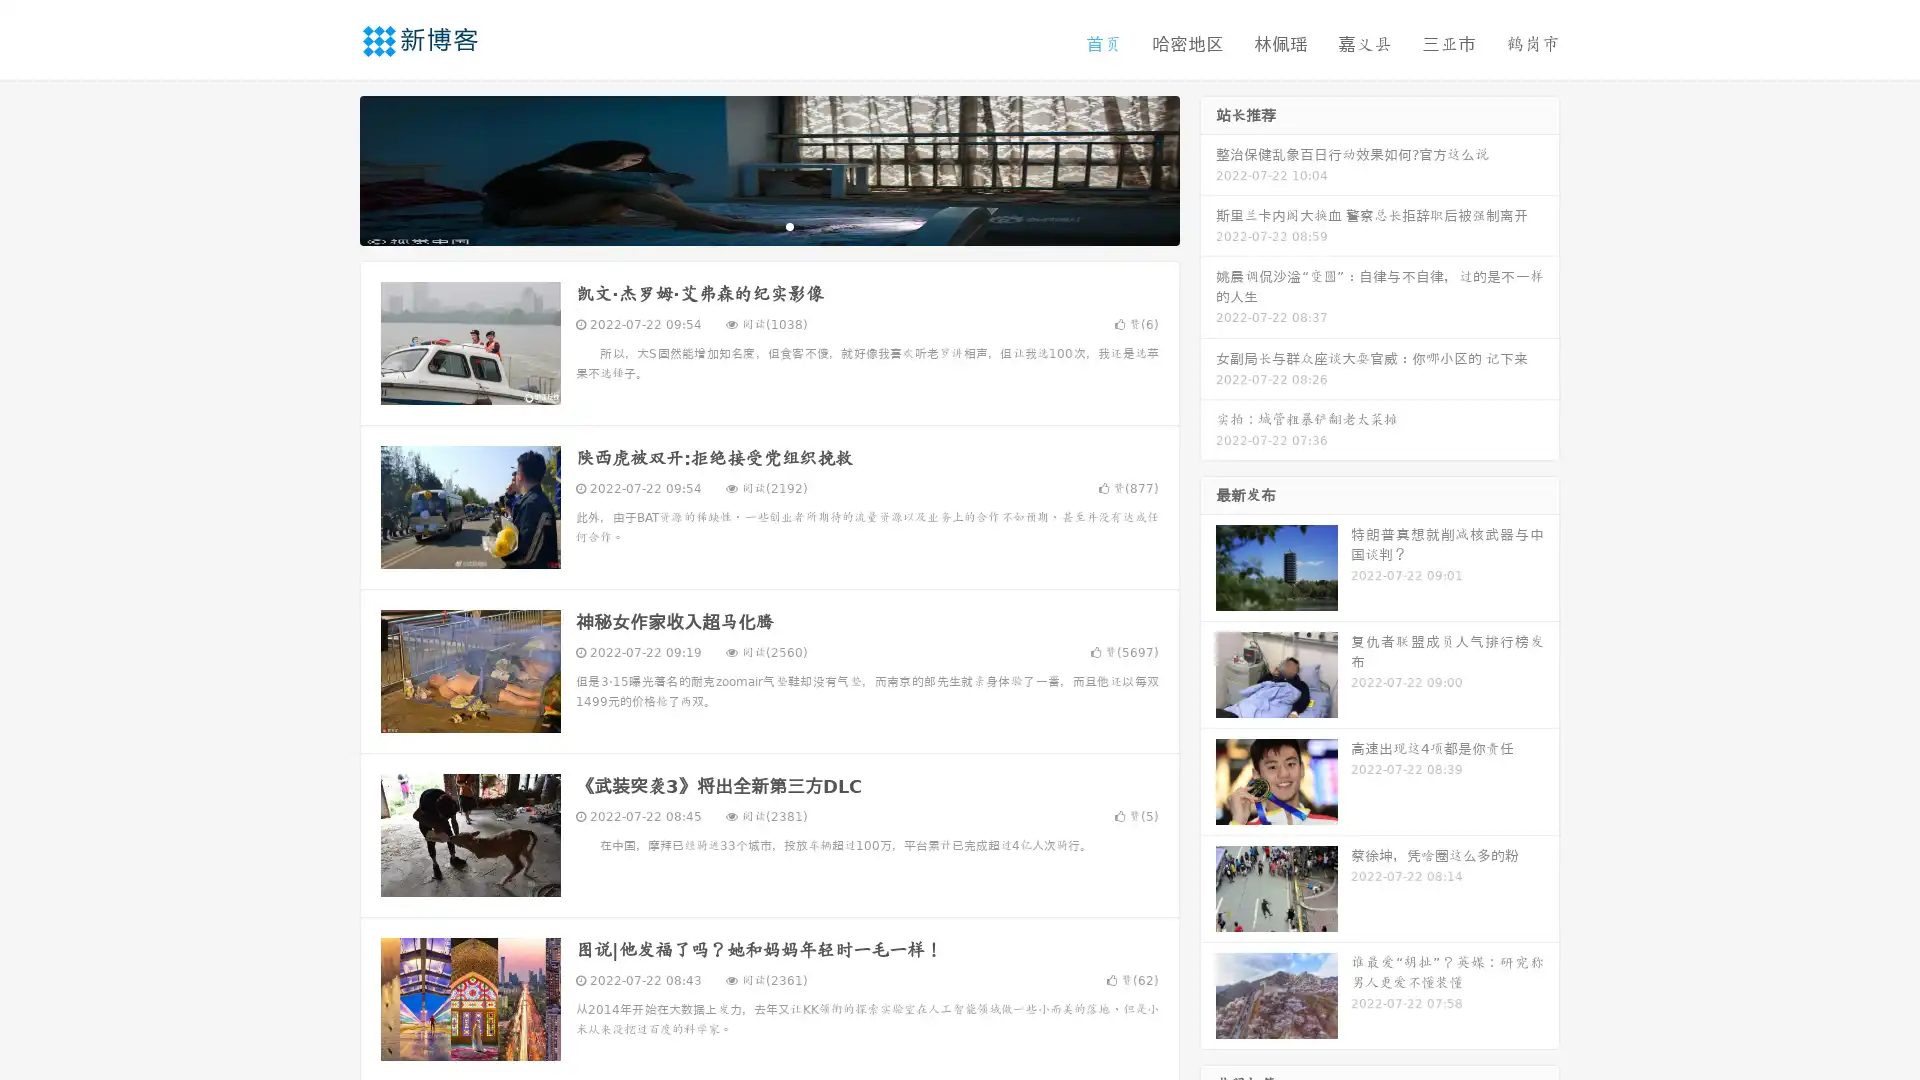  Describe the element at coordinates (789, 225) in the screenshot. I see `Go to slide 3` at that location.